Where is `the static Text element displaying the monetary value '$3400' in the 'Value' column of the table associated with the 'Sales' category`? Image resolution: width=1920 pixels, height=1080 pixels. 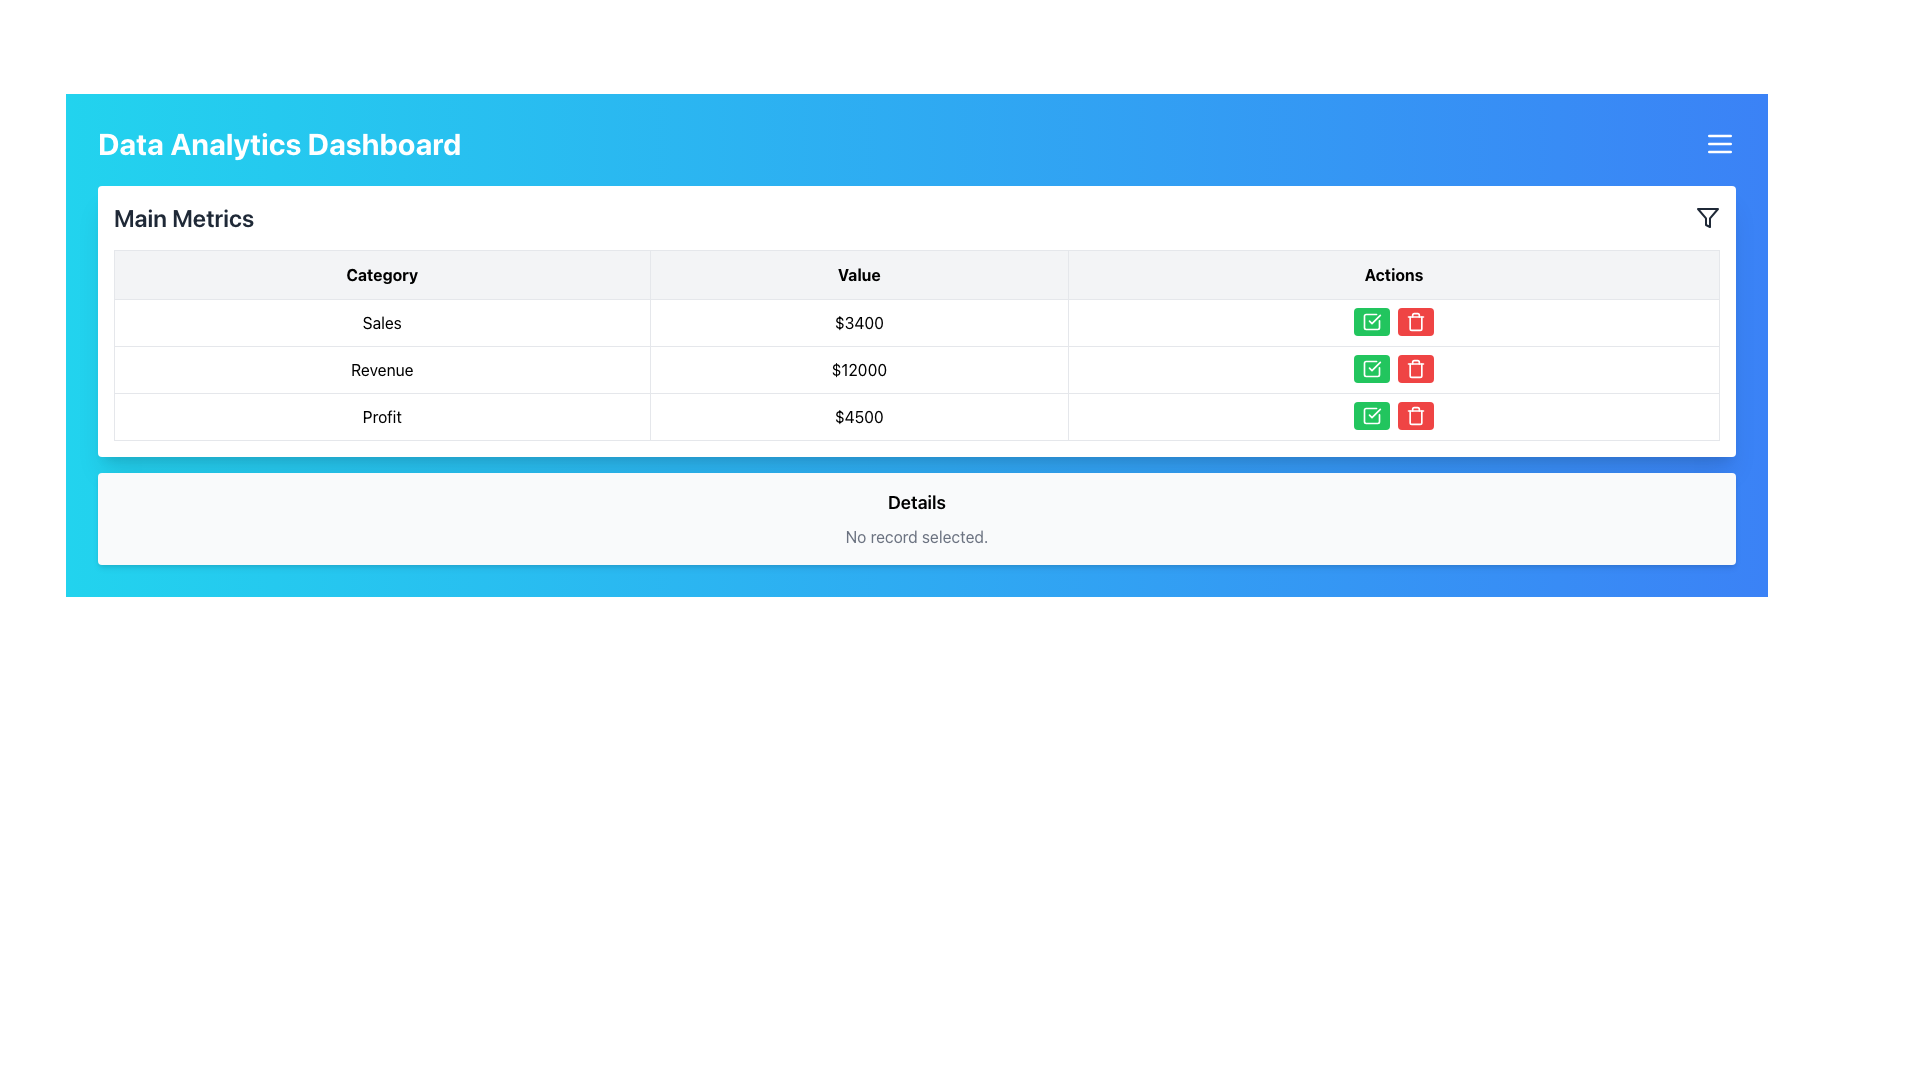
the static Text element displaying the monetary value '$3400' in the 'Value' column of the table associated with the 'Sales' category is located at coordinates (859, 322).